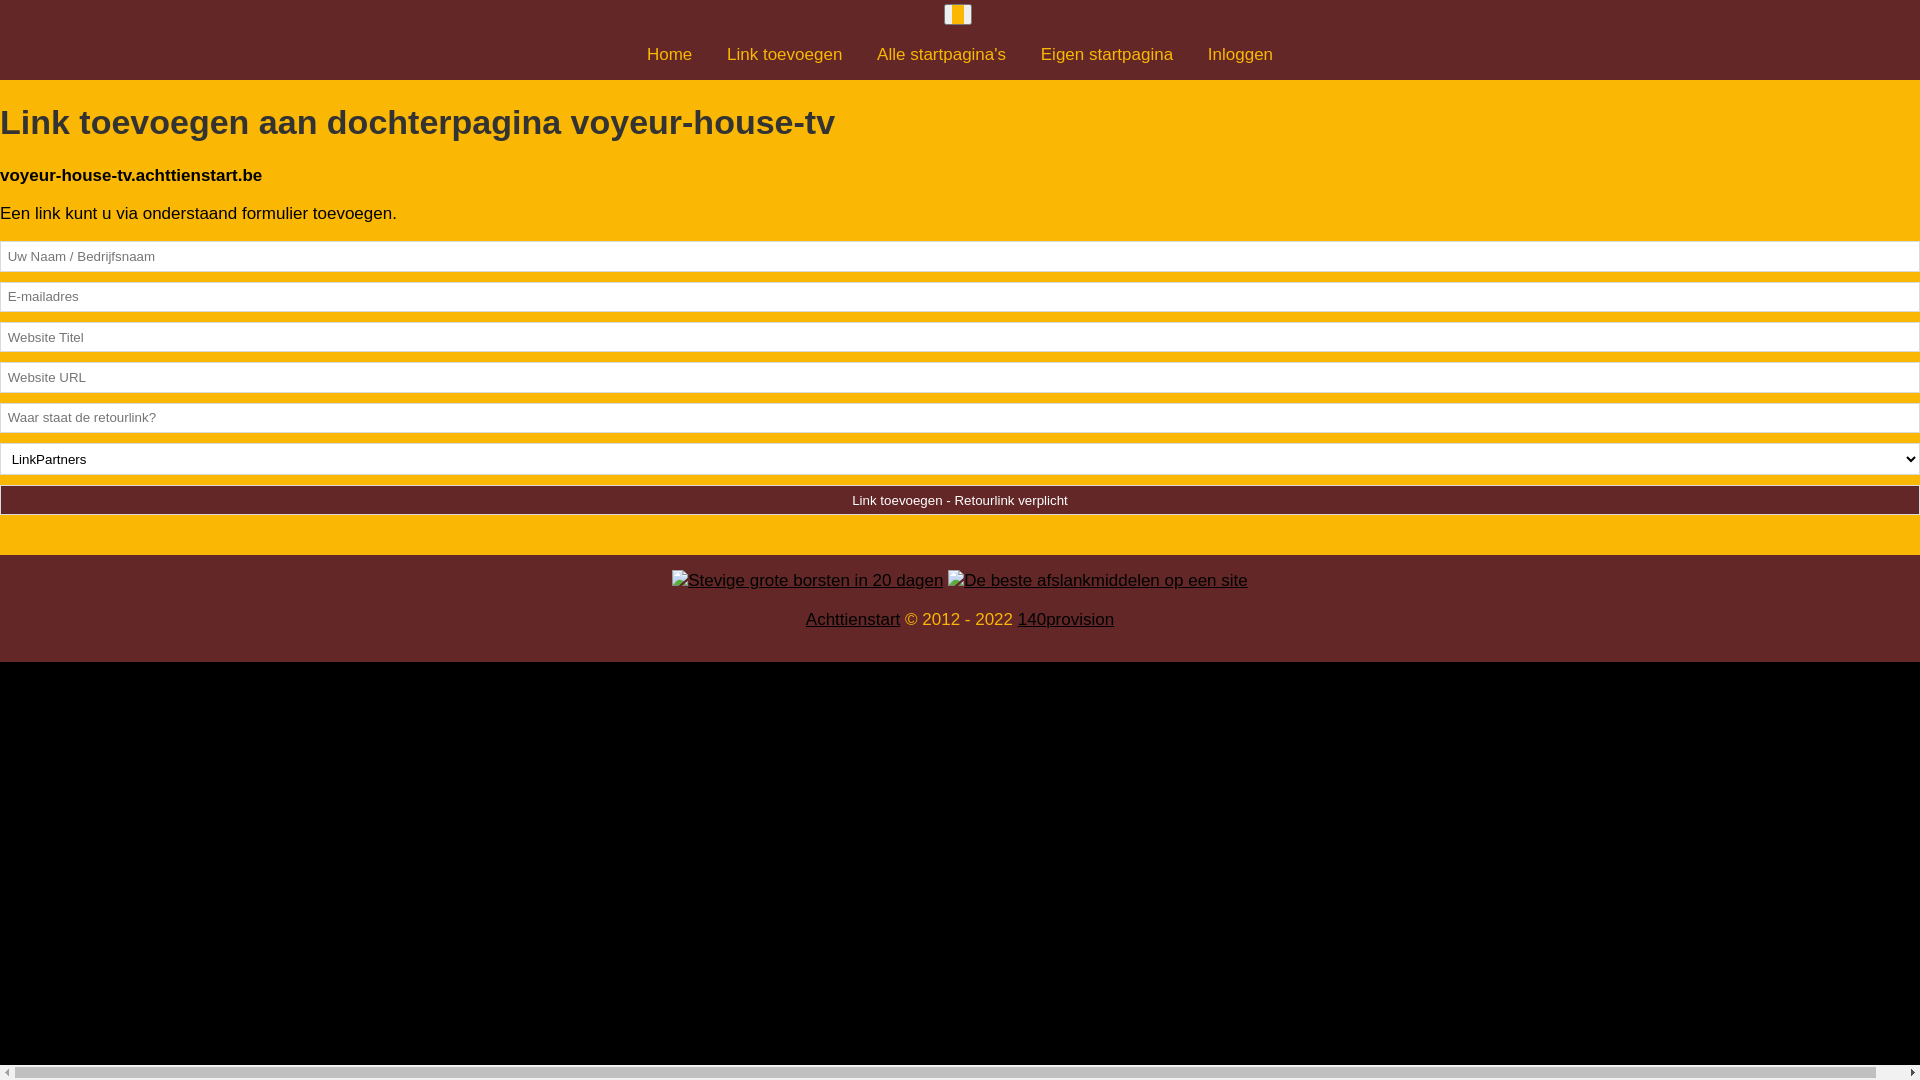  Describe the element at coordinates (1064, 618) in the screenshot. I see `'140provision'` at that location.